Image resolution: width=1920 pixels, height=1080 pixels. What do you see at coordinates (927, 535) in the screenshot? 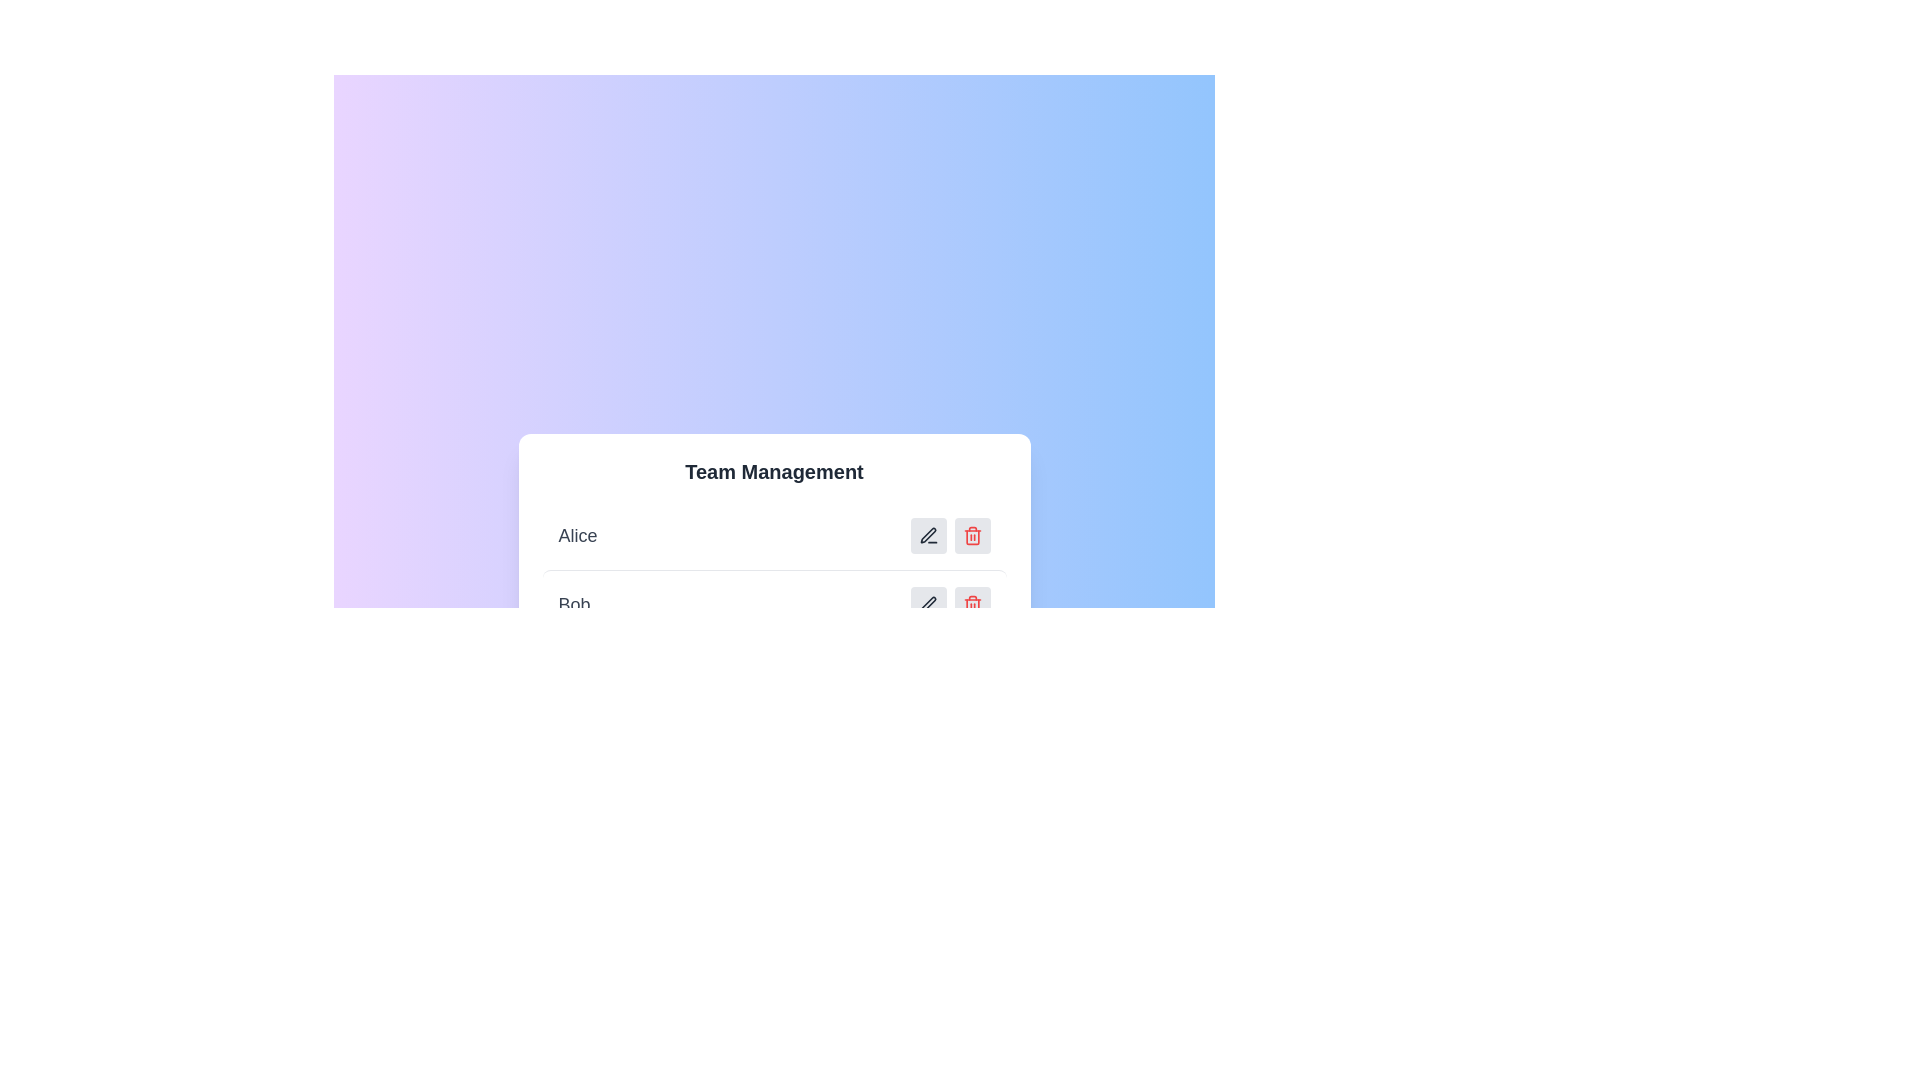
I see `edit button for the team member Alice` at bounding box center [927, 535].